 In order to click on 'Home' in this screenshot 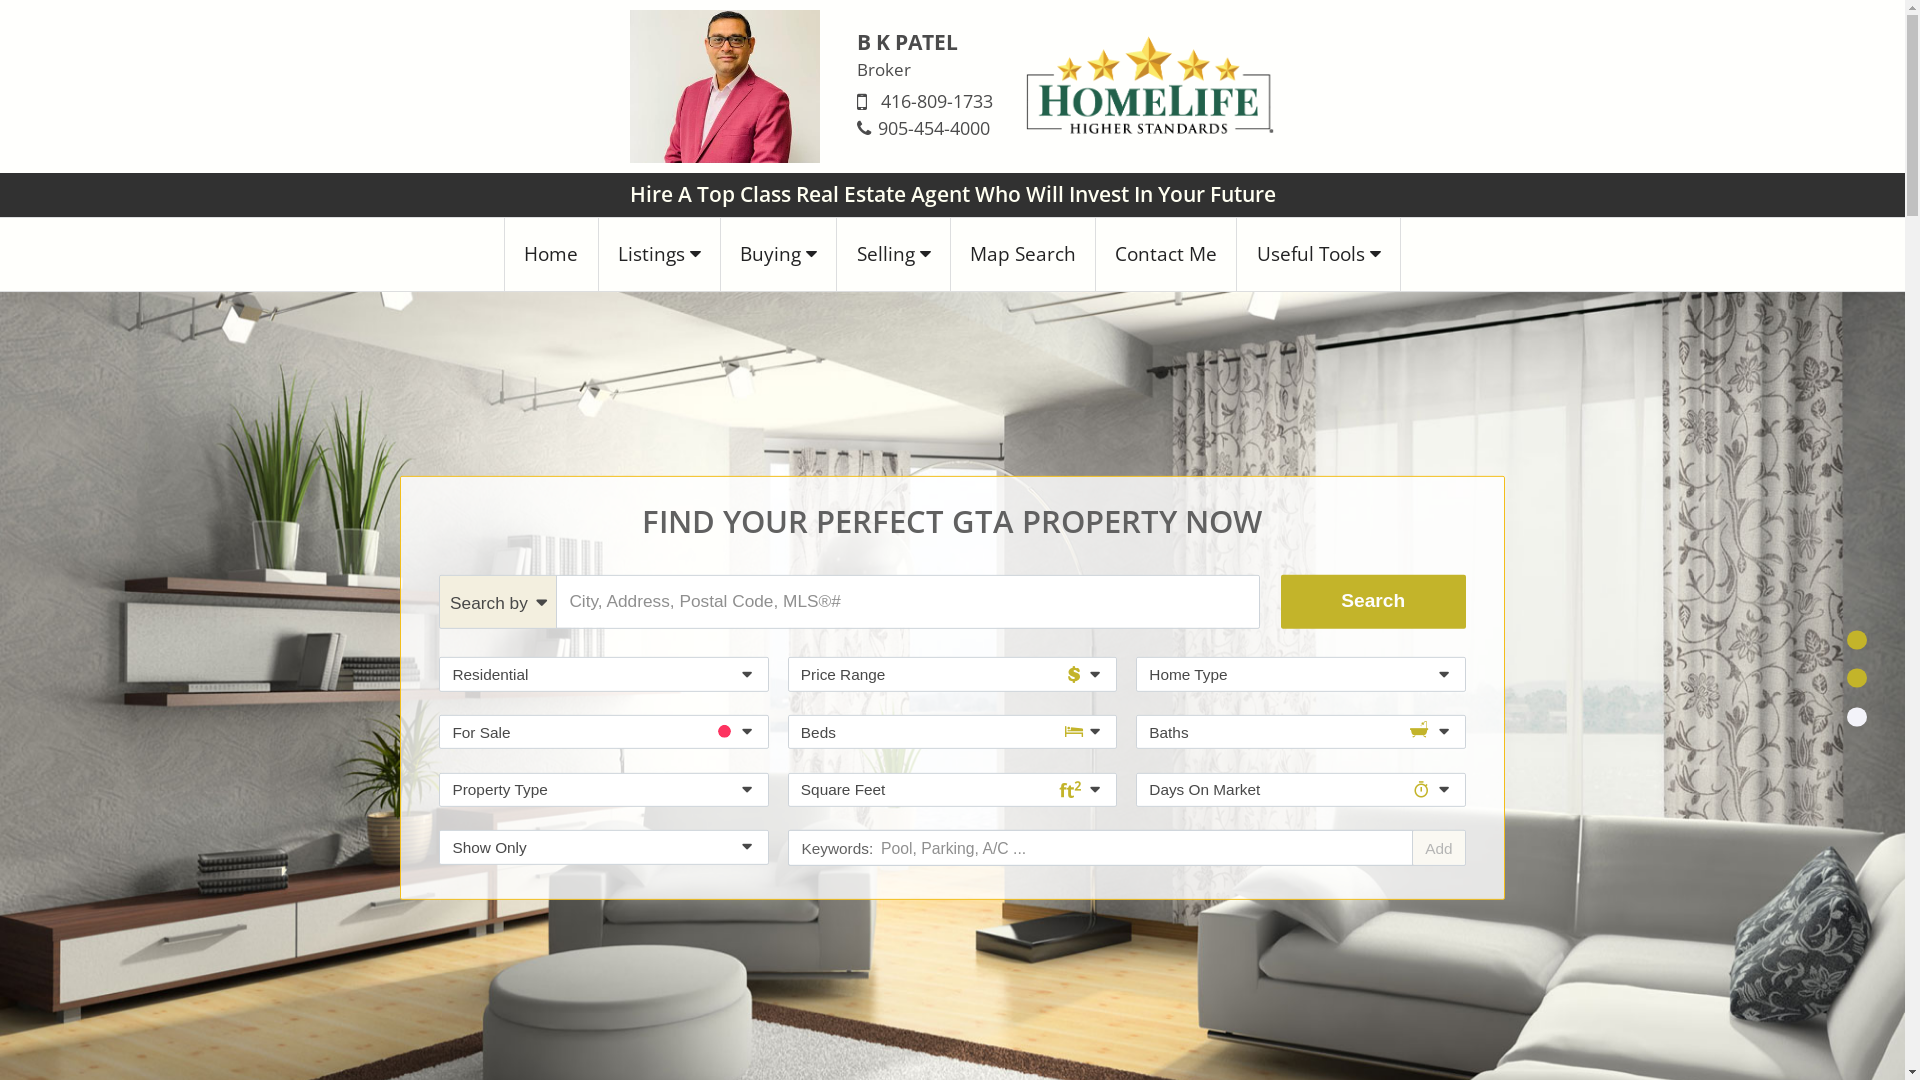, I will do `click(504, 253)`.